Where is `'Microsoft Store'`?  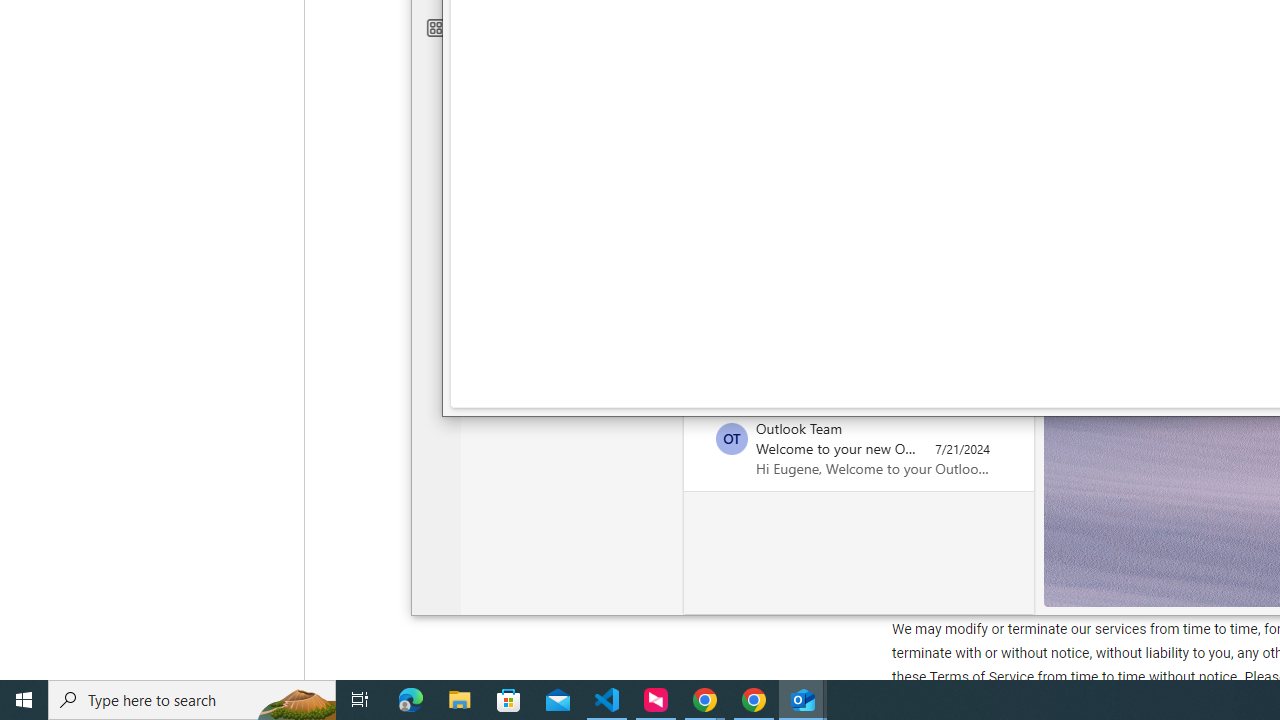 'Microsoft Store' is located at coordinates (509, 698).